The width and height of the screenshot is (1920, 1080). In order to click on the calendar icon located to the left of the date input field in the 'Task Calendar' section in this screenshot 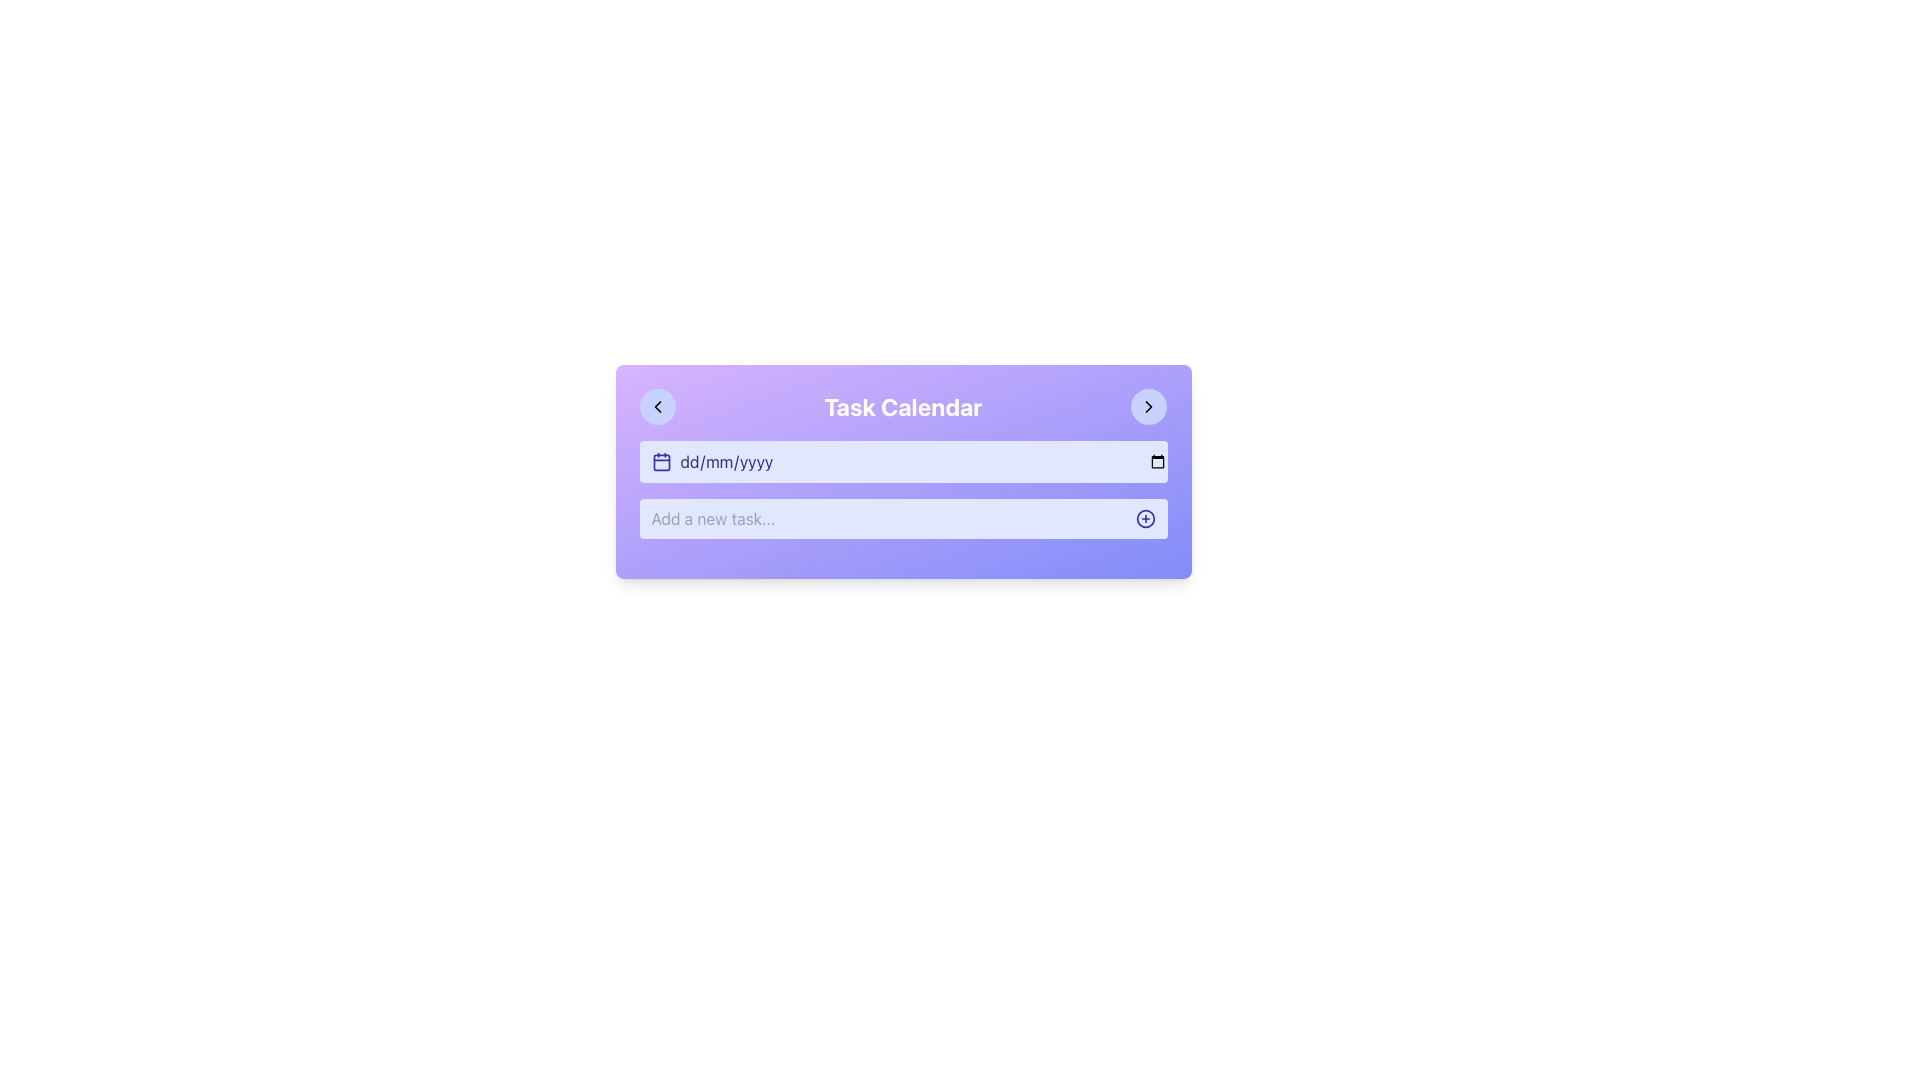, I will do `click(661, 462)`.